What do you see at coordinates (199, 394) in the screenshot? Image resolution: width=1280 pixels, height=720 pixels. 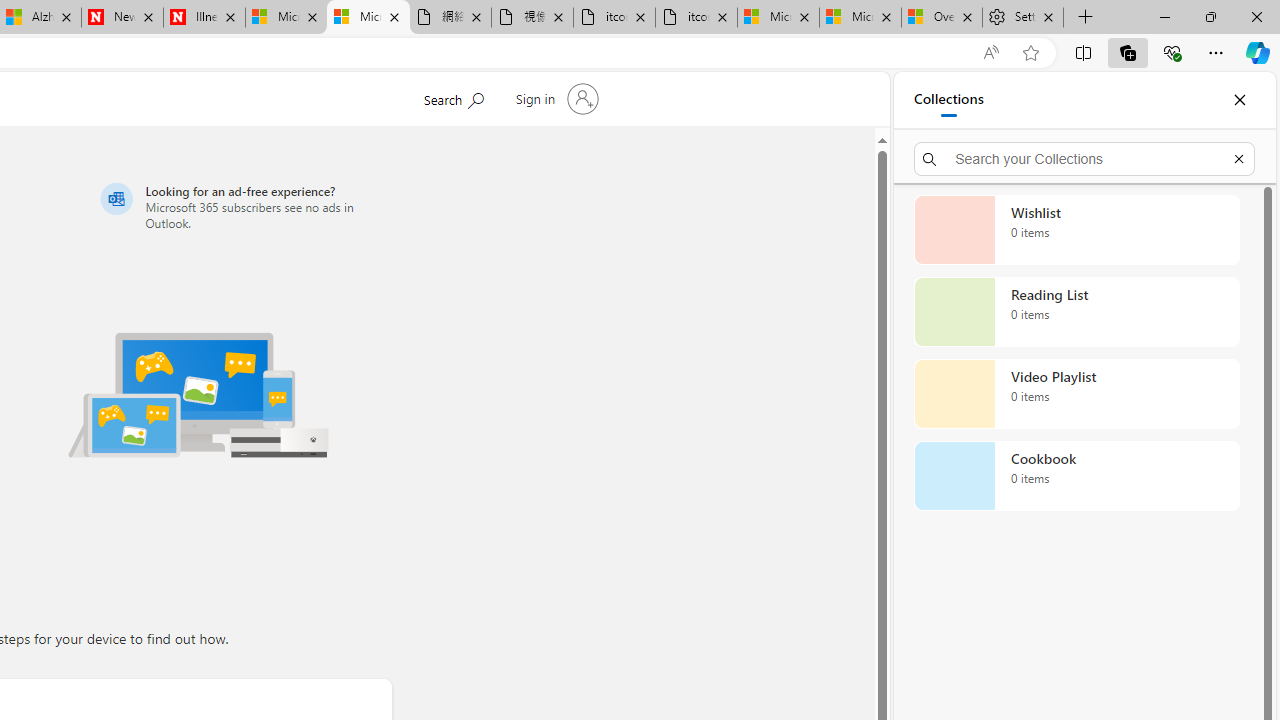 I see `'Illustration of multiple devices'` at bounding box center [199, 394].